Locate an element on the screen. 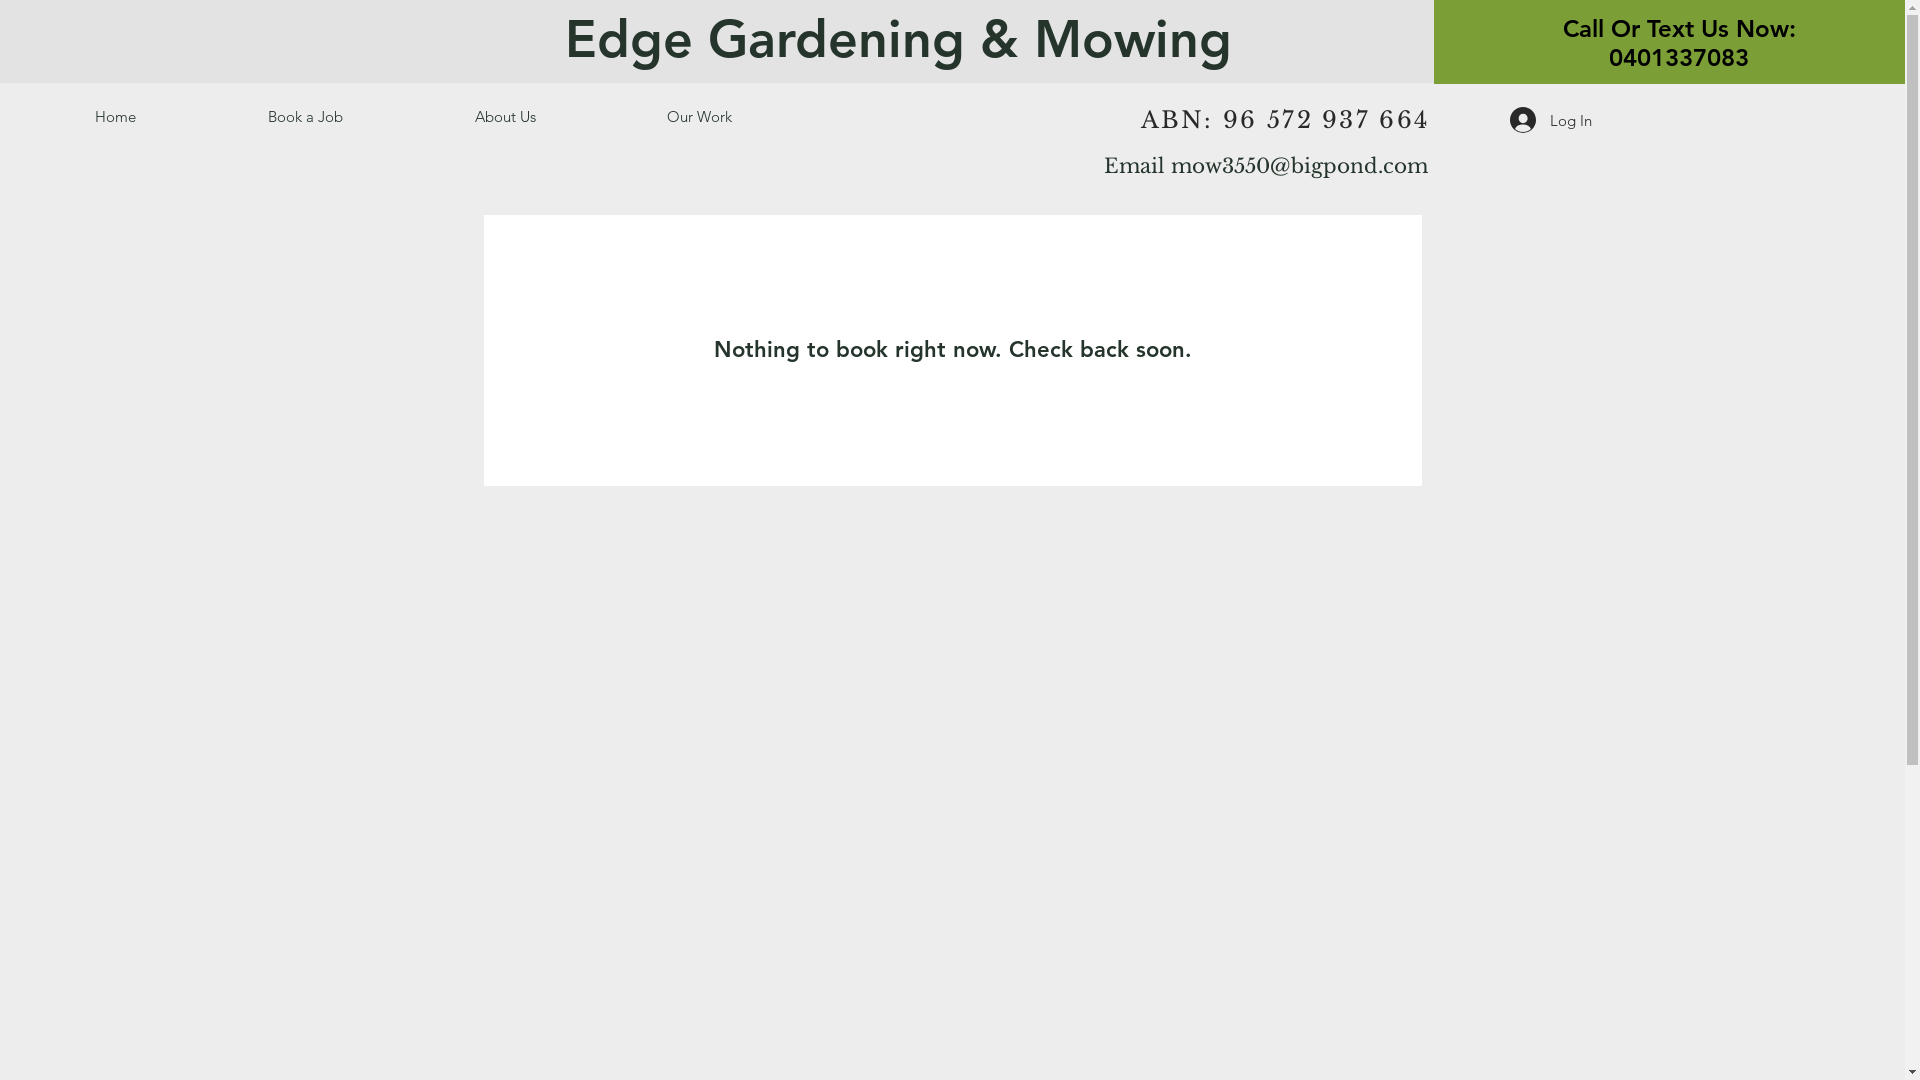 This screenshot has height=1080, width=1920. 'About Us' is located at coordinates (556, 116).